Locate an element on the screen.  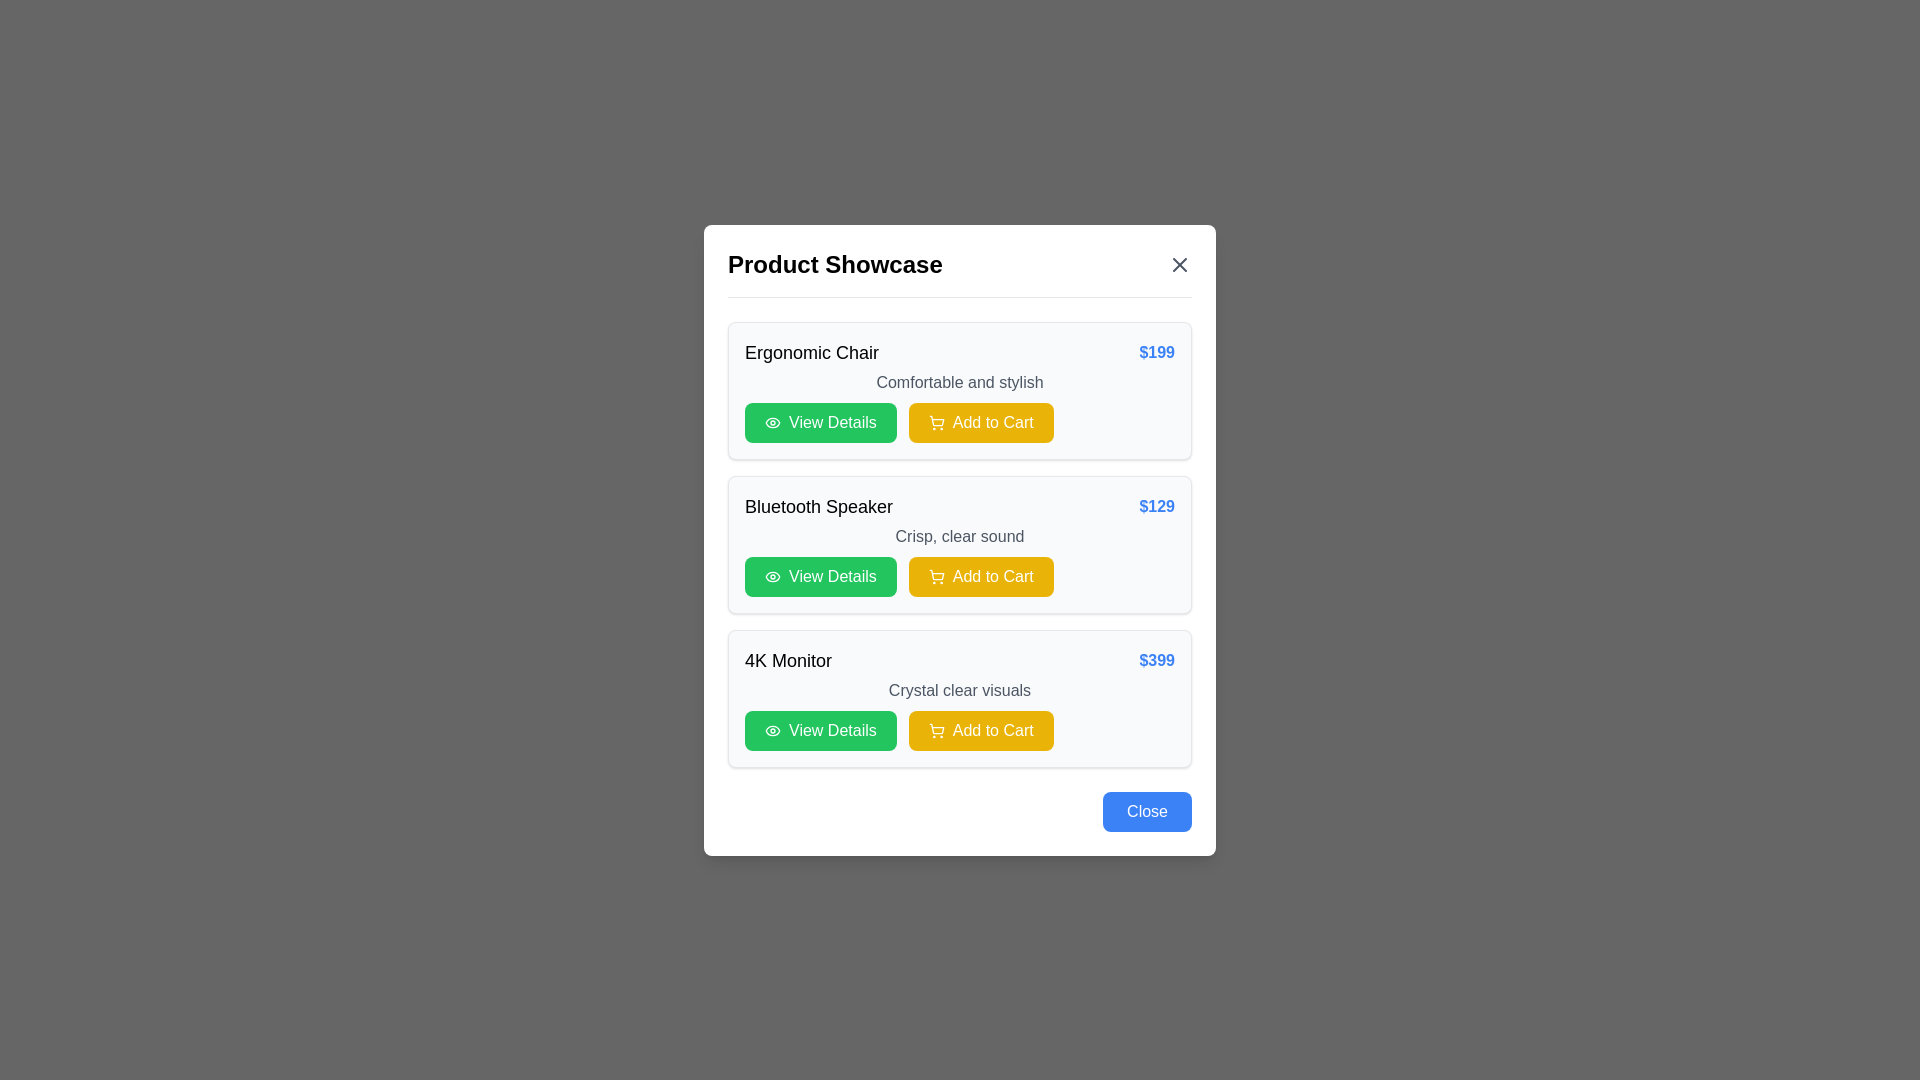
the first button below the 'Bluetooth Speaker' product card in the modal is located at coordinates (820, 576).